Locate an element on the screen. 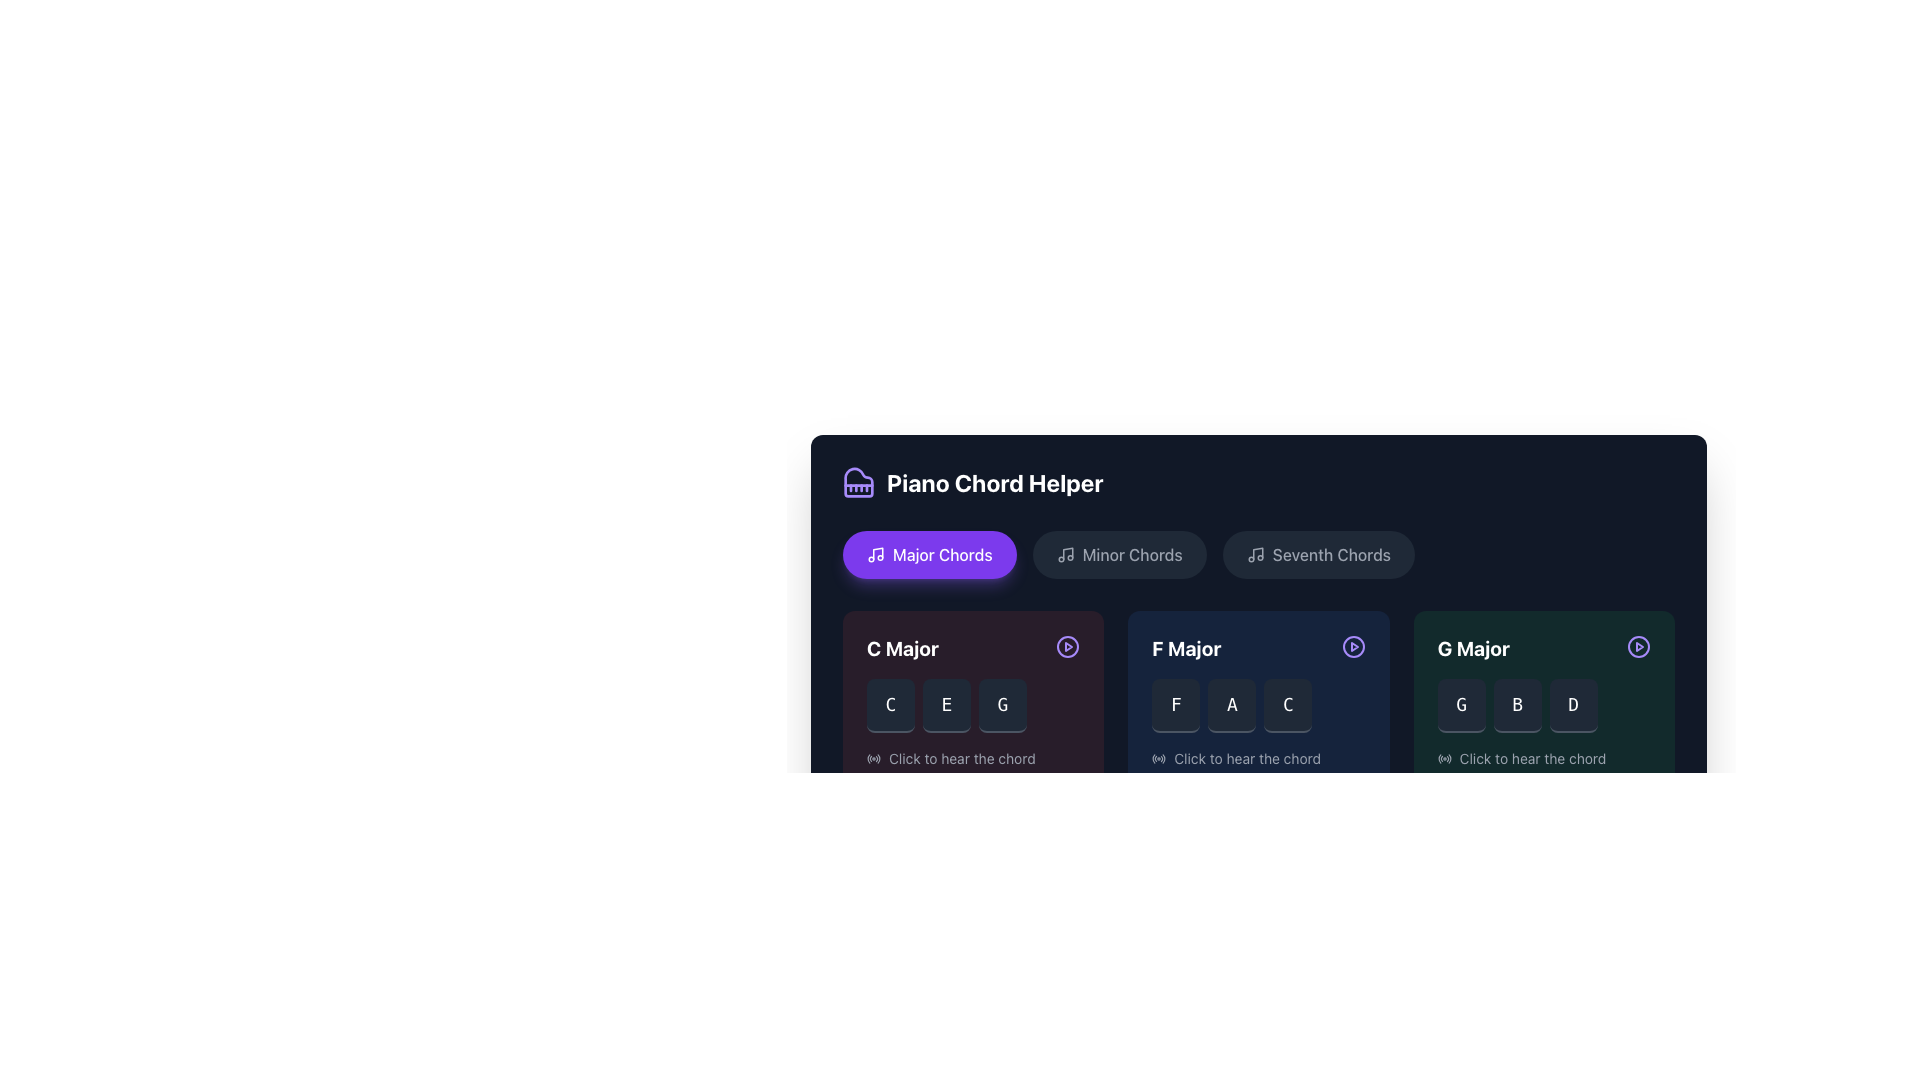 The image size is (1920, 1080). the musical notes icon, which is styled in a modern outline design and located to the left of the 'Seventh Chords' label in the top-right part of the interface is located at coordinates (1254, 555).